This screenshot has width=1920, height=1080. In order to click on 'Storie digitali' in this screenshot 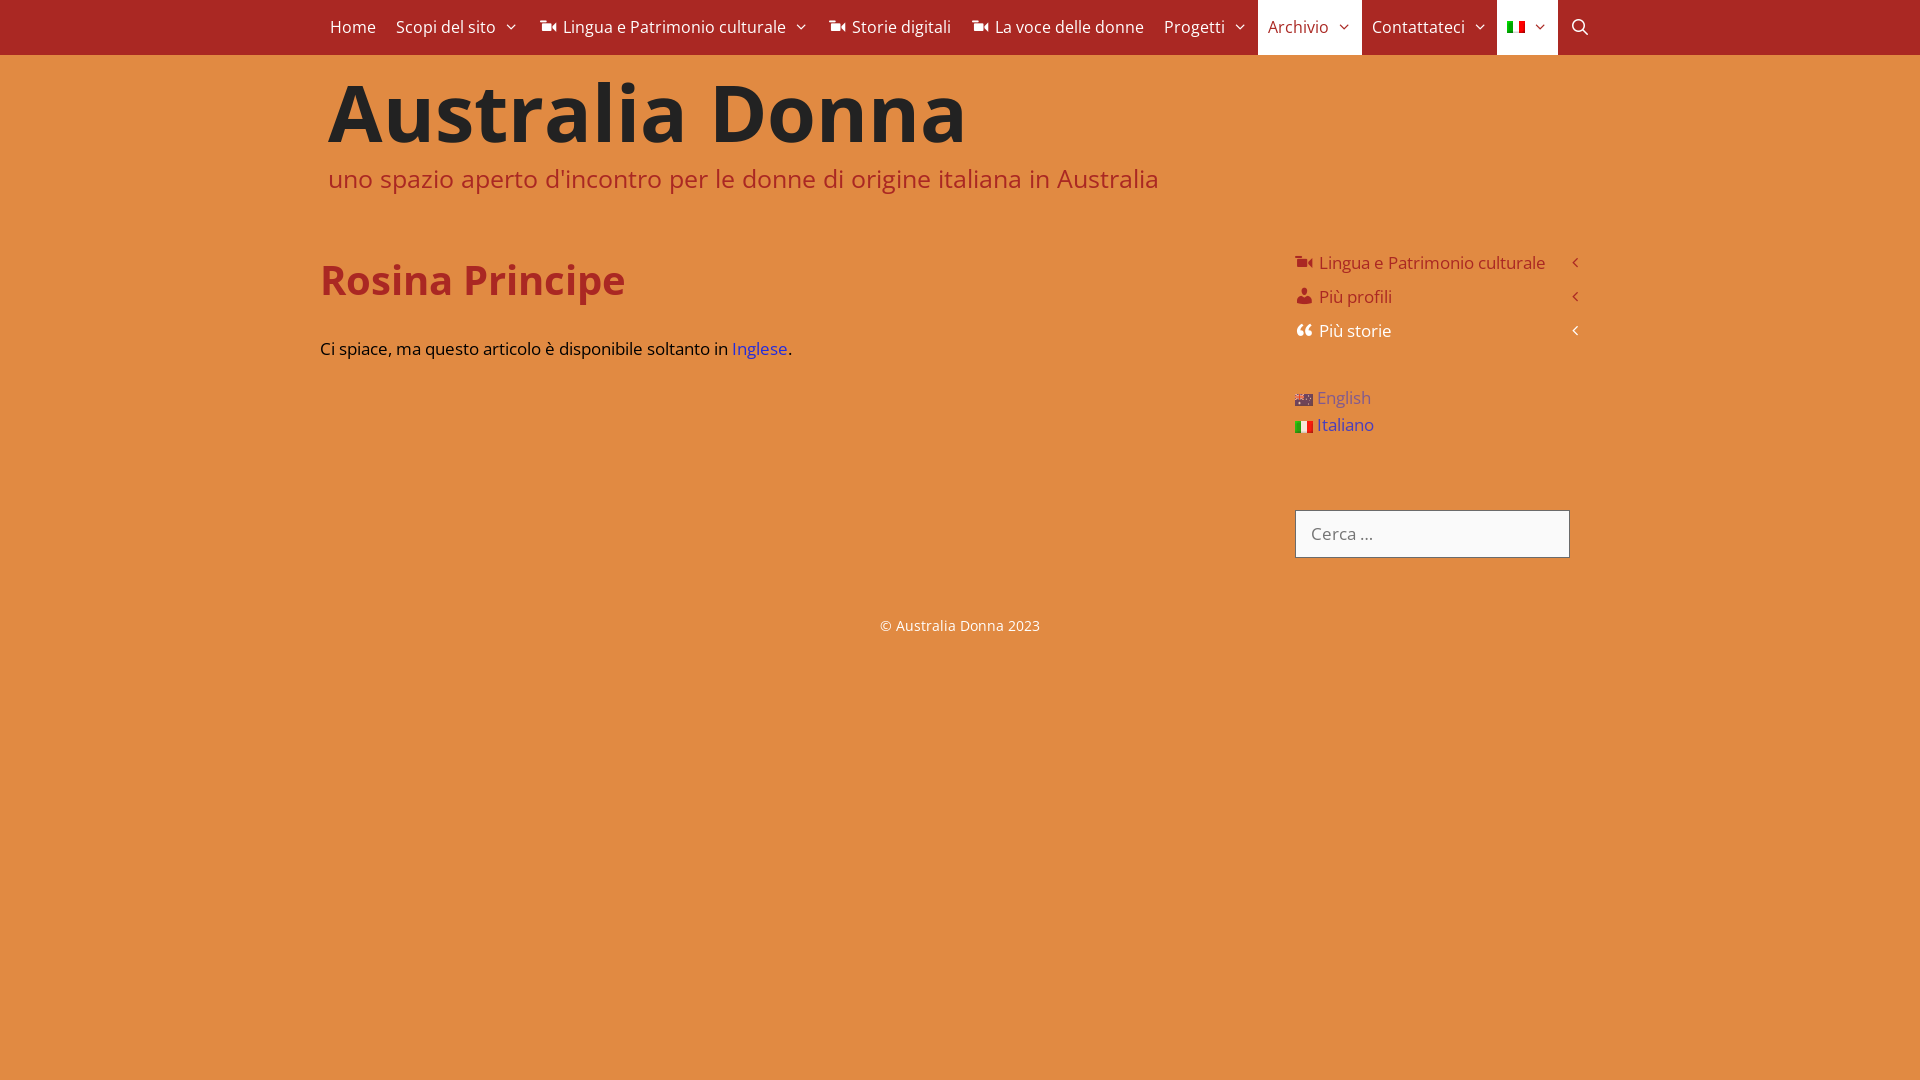, I will do `click(888, 27)`.